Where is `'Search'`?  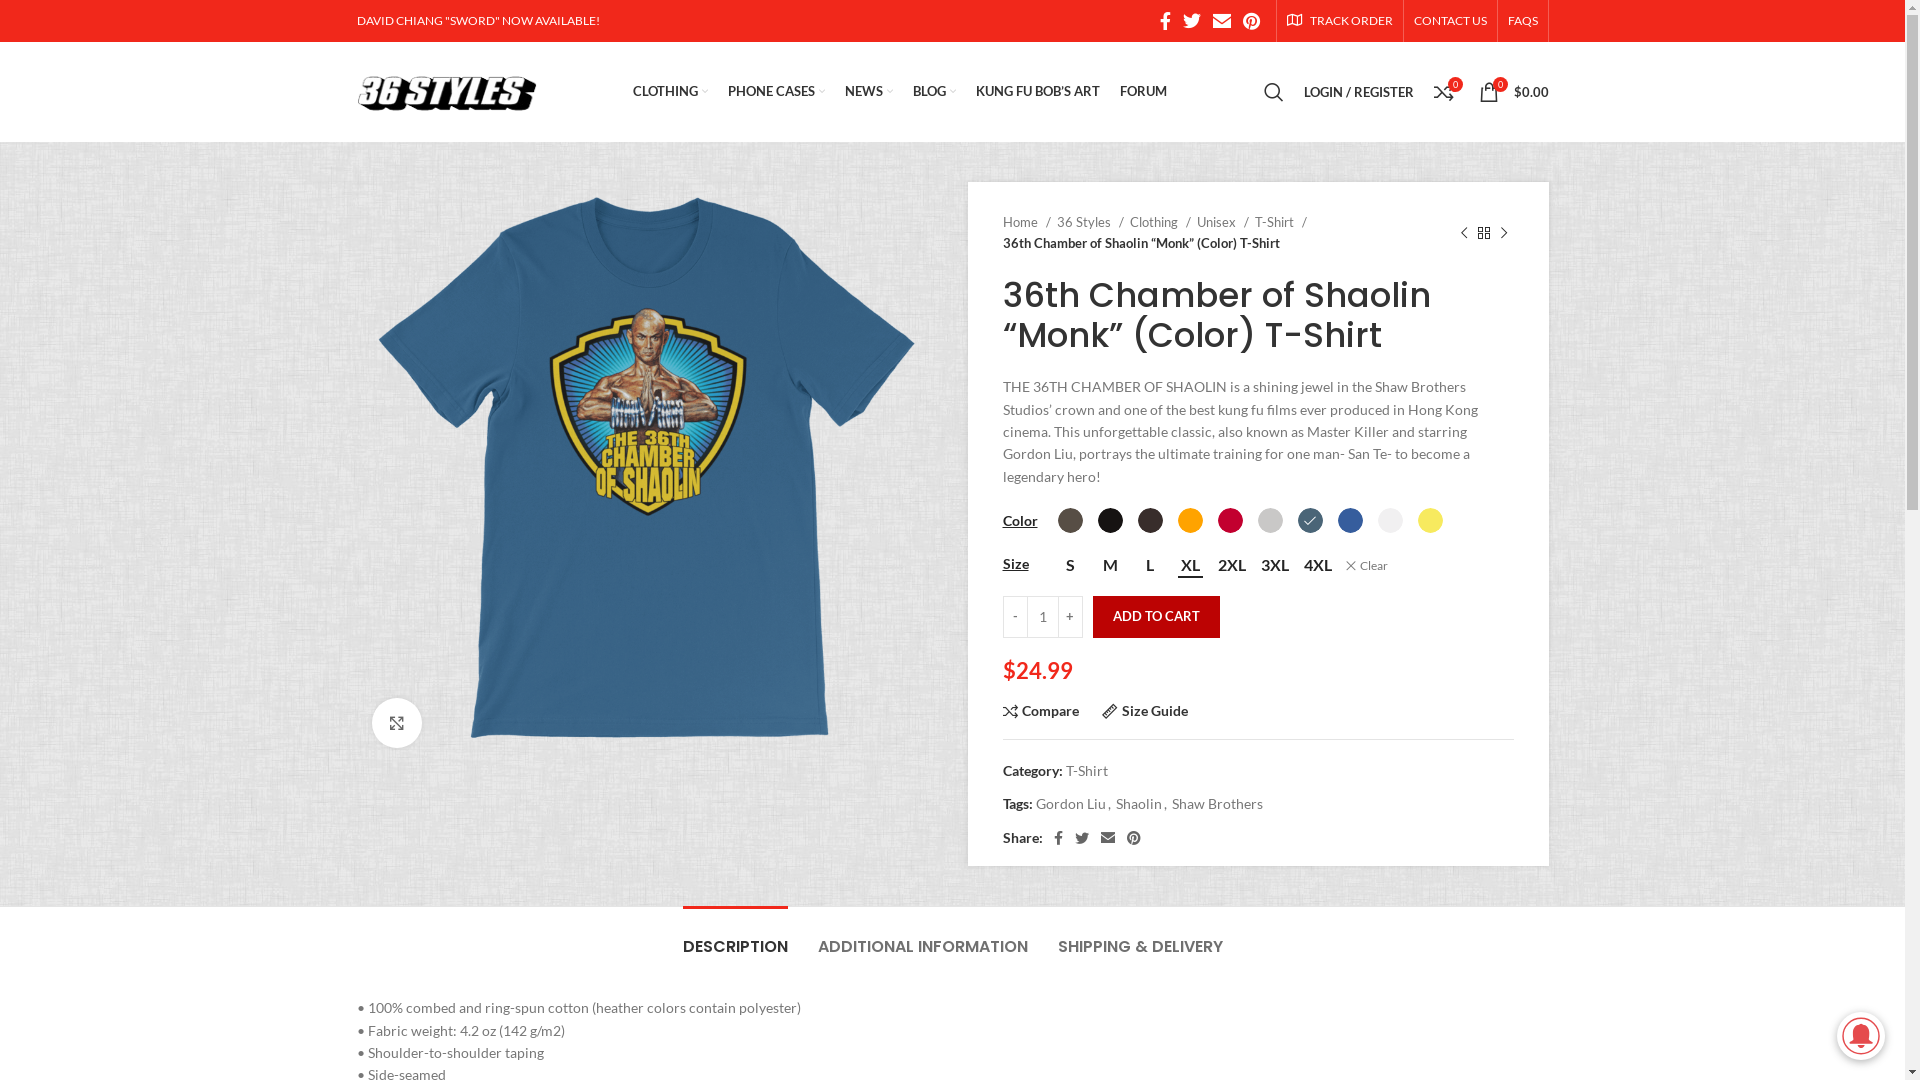 'Search' is located at coordinates (1272, 92).